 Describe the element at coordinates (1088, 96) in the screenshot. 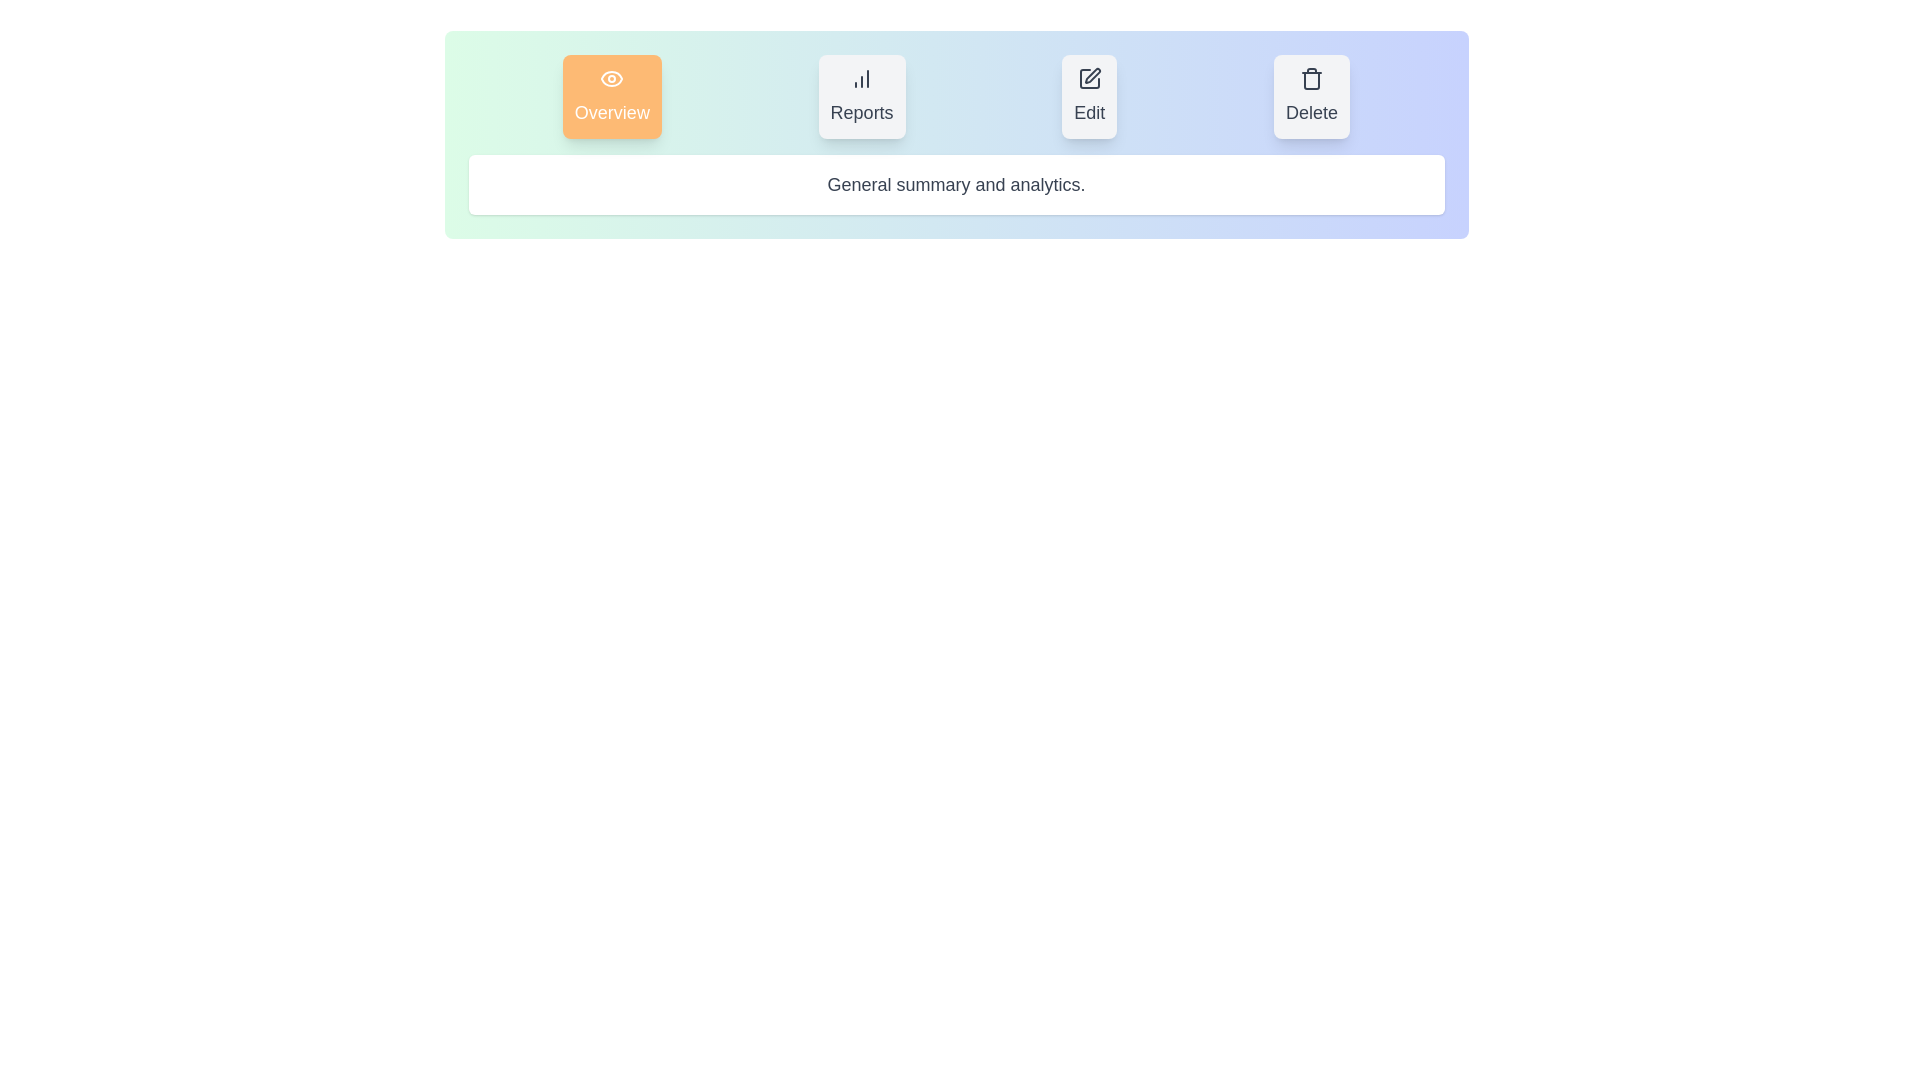

I see `the Edit tab by clicking on its button` at that location.